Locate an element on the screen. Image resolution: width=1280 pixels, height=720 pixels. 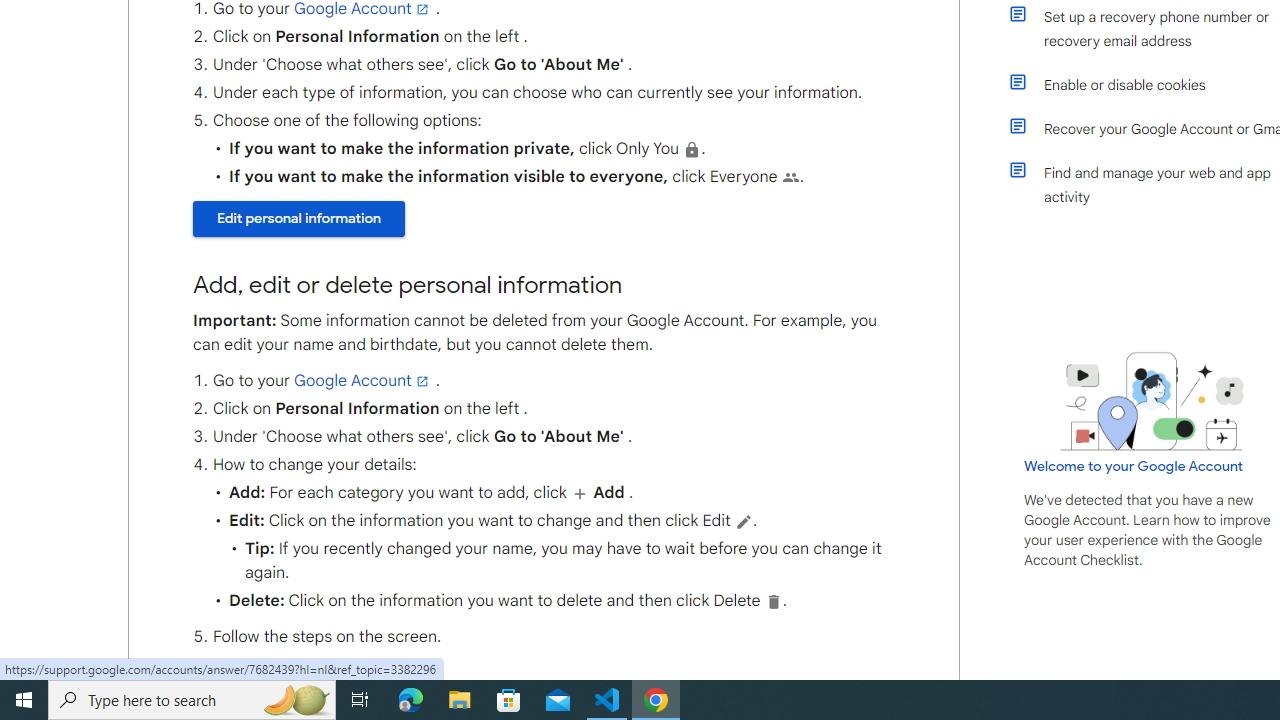
'Learning Center home page image' is located at coordinates (1152, 401).